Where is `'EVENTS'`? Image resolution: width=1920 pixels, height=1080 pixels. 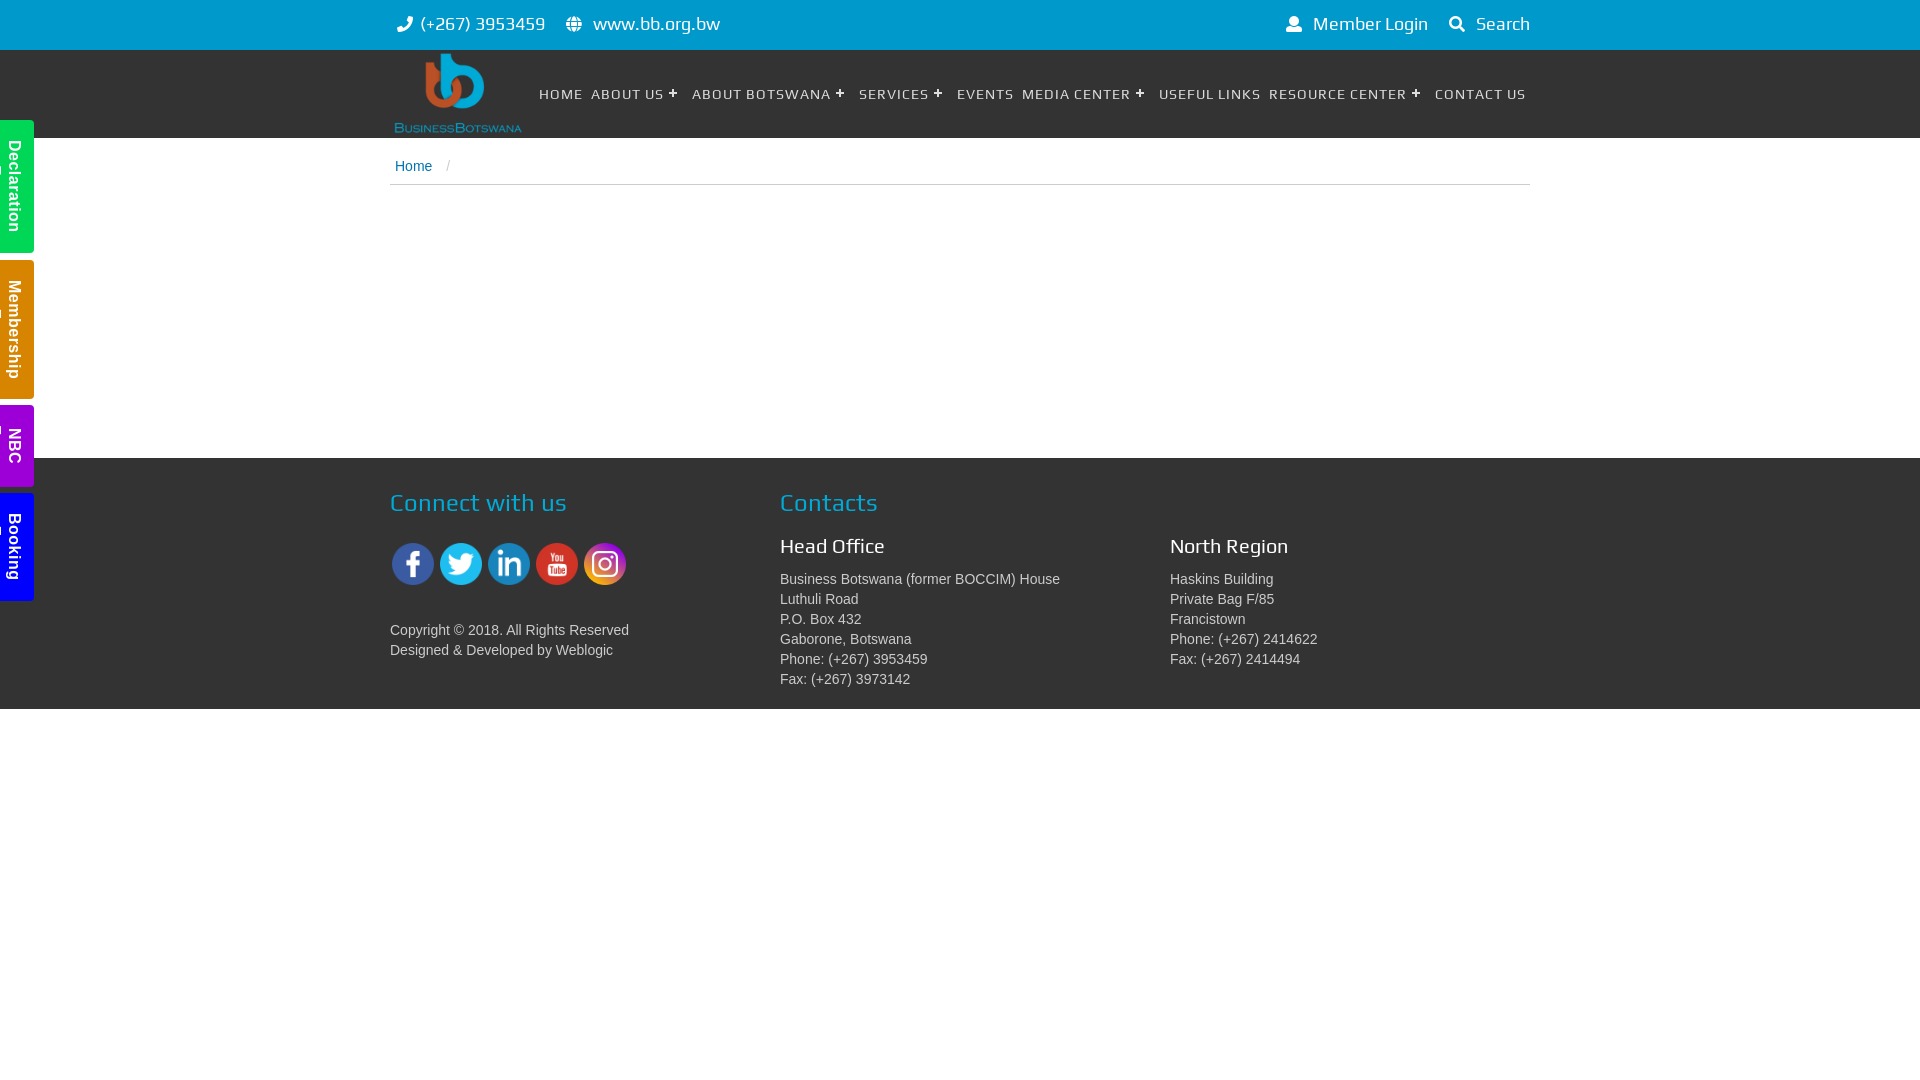 'EVENTS' is located at coordinates (985, 93).